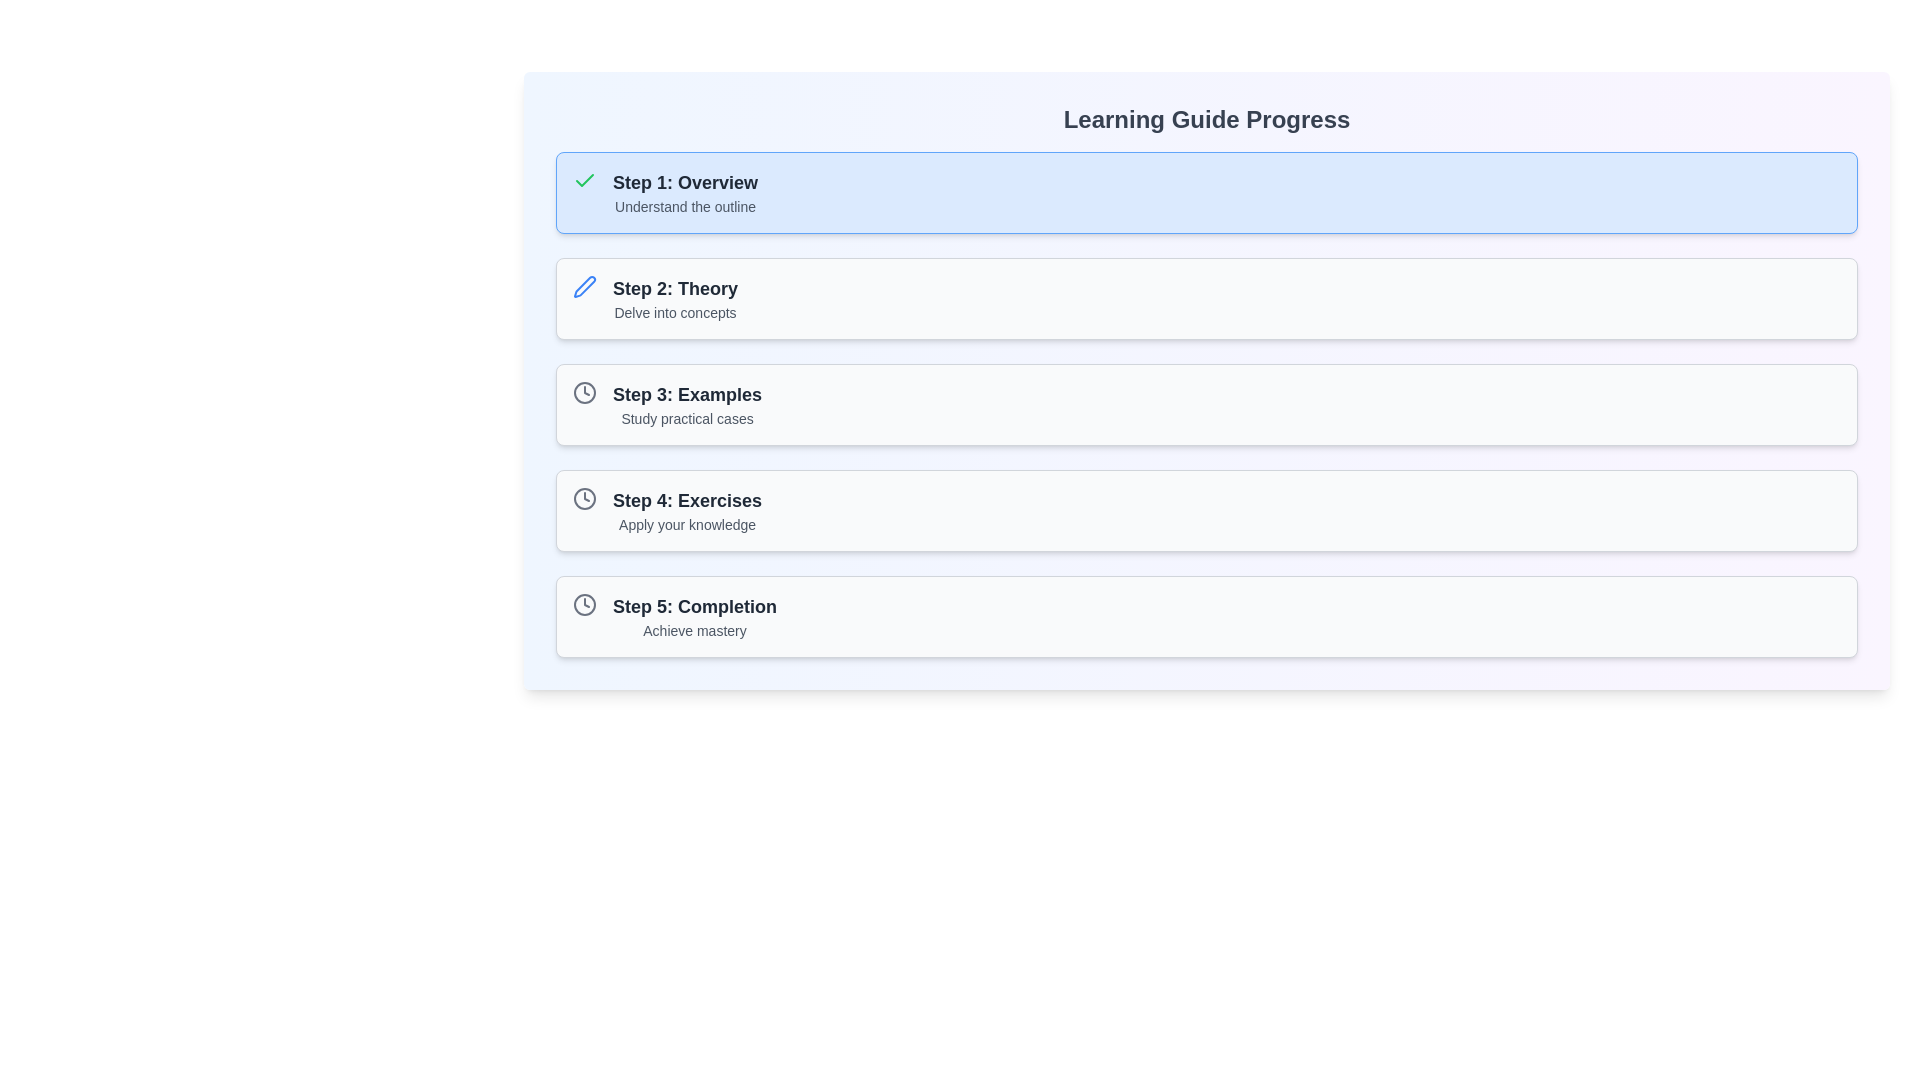 The image size is (1920, 1080). Describe the element at coordinates (584, 604) in the screenshot. I see `the clock icon with a circular outline and clock hands, located next to the text 'Step 5: Completion' in the 'Learning Guide Progress' list` at that location.